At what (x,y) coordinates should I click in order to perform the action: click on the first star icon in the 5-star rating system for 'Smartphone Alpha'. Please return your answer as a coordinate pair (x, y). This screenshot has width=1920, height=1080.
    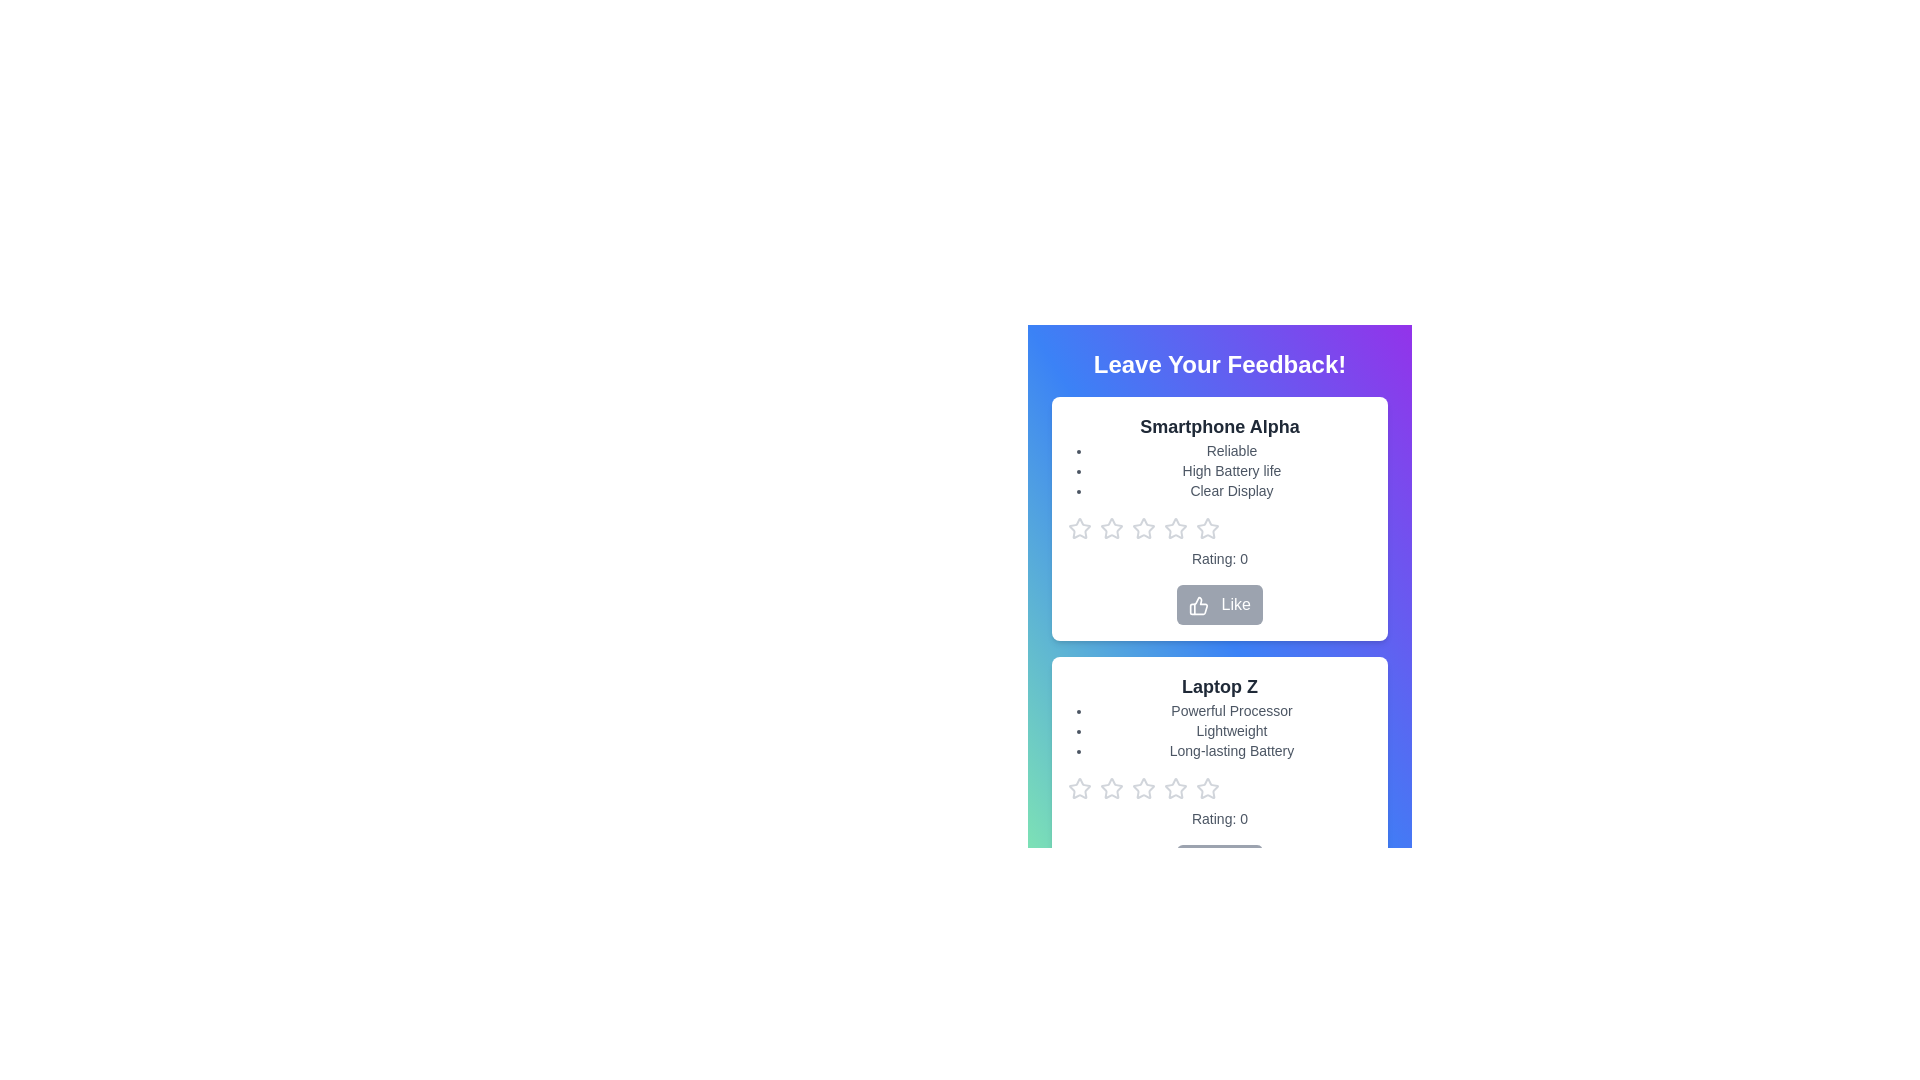
    Looking at the image, I should click on (1079, 527).